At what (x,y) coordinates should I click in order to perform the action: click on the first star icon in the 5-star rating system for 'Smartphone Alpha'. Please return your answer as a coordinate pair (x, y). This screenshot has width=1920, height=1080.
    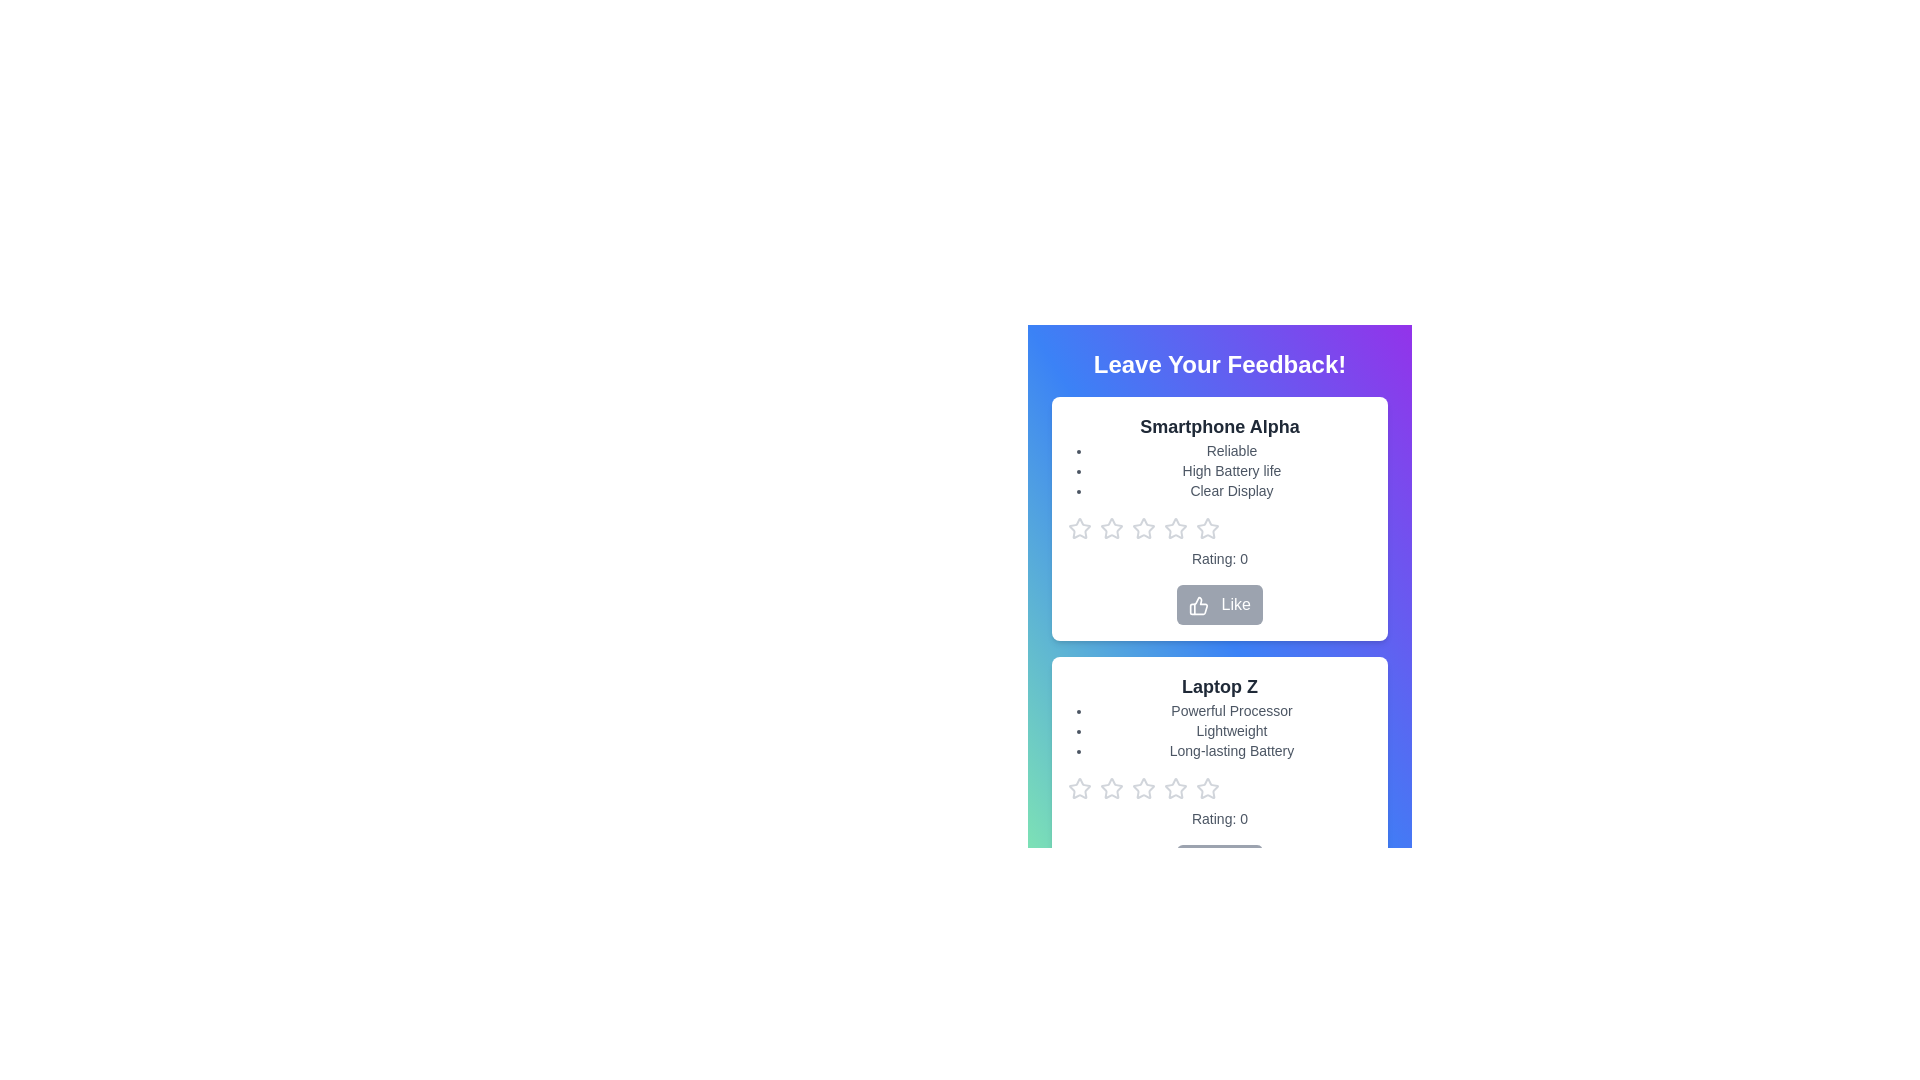
    Looking at the image, I should click on (1079, 527).